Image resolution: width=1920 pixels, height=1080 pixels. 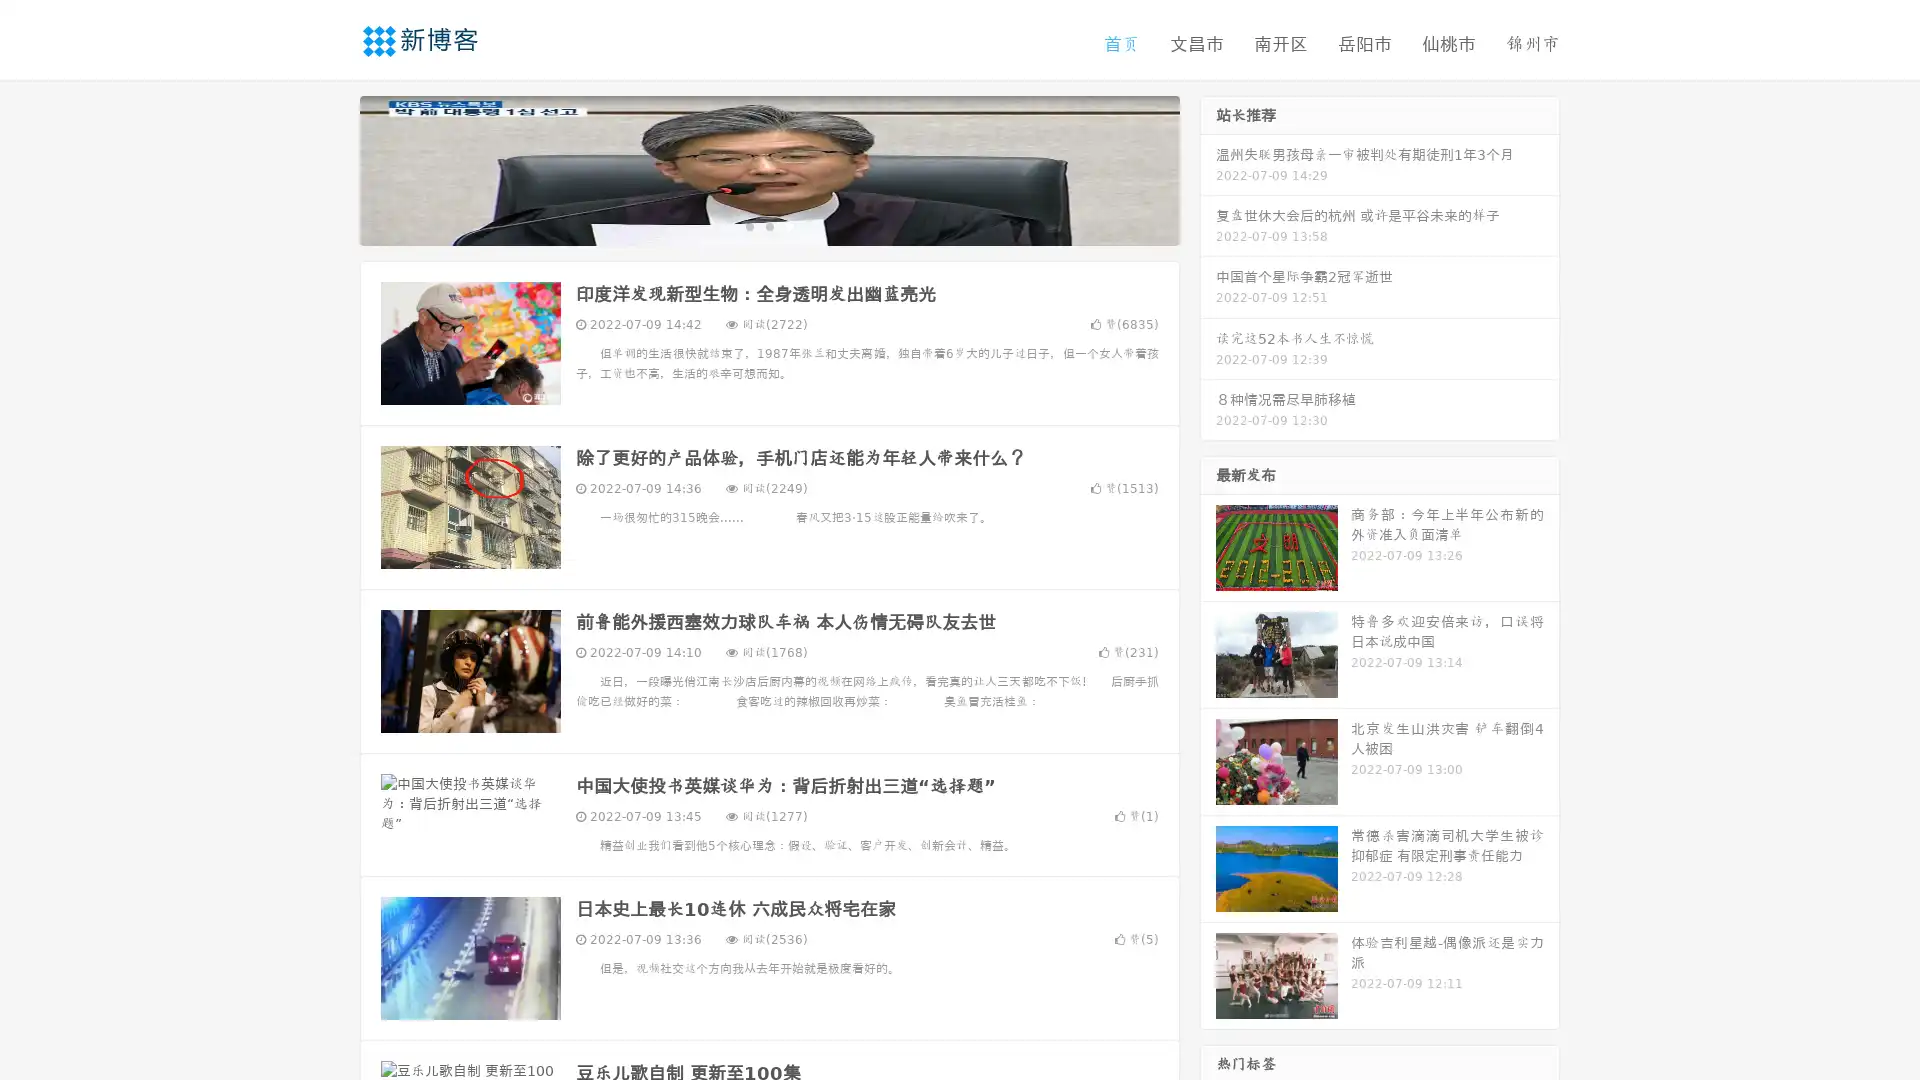 I want to click on Next slide, so click(x=1208, y=168).